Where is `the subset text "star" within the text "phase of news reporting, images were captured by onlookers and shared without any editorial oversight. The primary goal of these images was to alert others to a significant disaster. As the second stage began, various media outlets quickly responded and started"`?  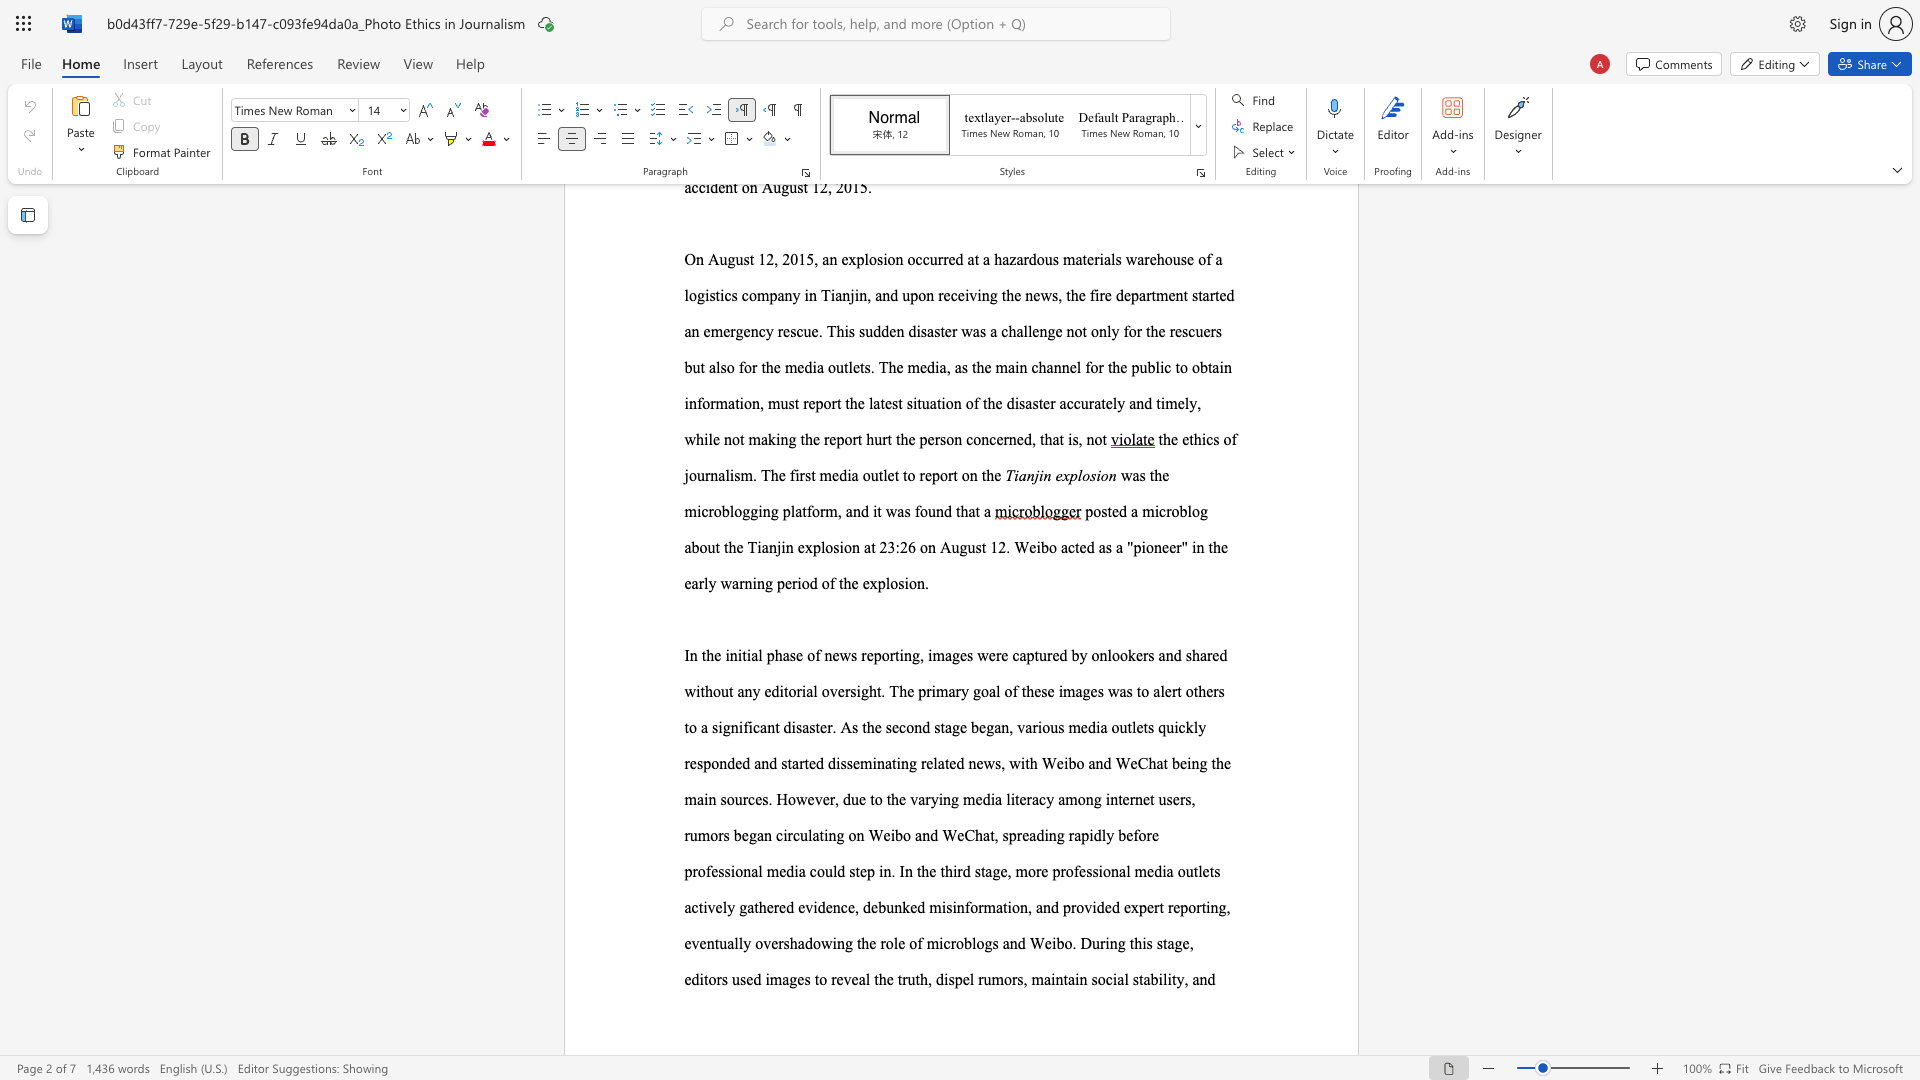
the subset text "star" within the text "phase of news reporting, images were captured by onlookers and shared without any editorial oversight. The primary goal of these images was to alert others to a significant disaster. As the second stage began, various media outlets quickly responded and started" is located at coordinates (780, 763).